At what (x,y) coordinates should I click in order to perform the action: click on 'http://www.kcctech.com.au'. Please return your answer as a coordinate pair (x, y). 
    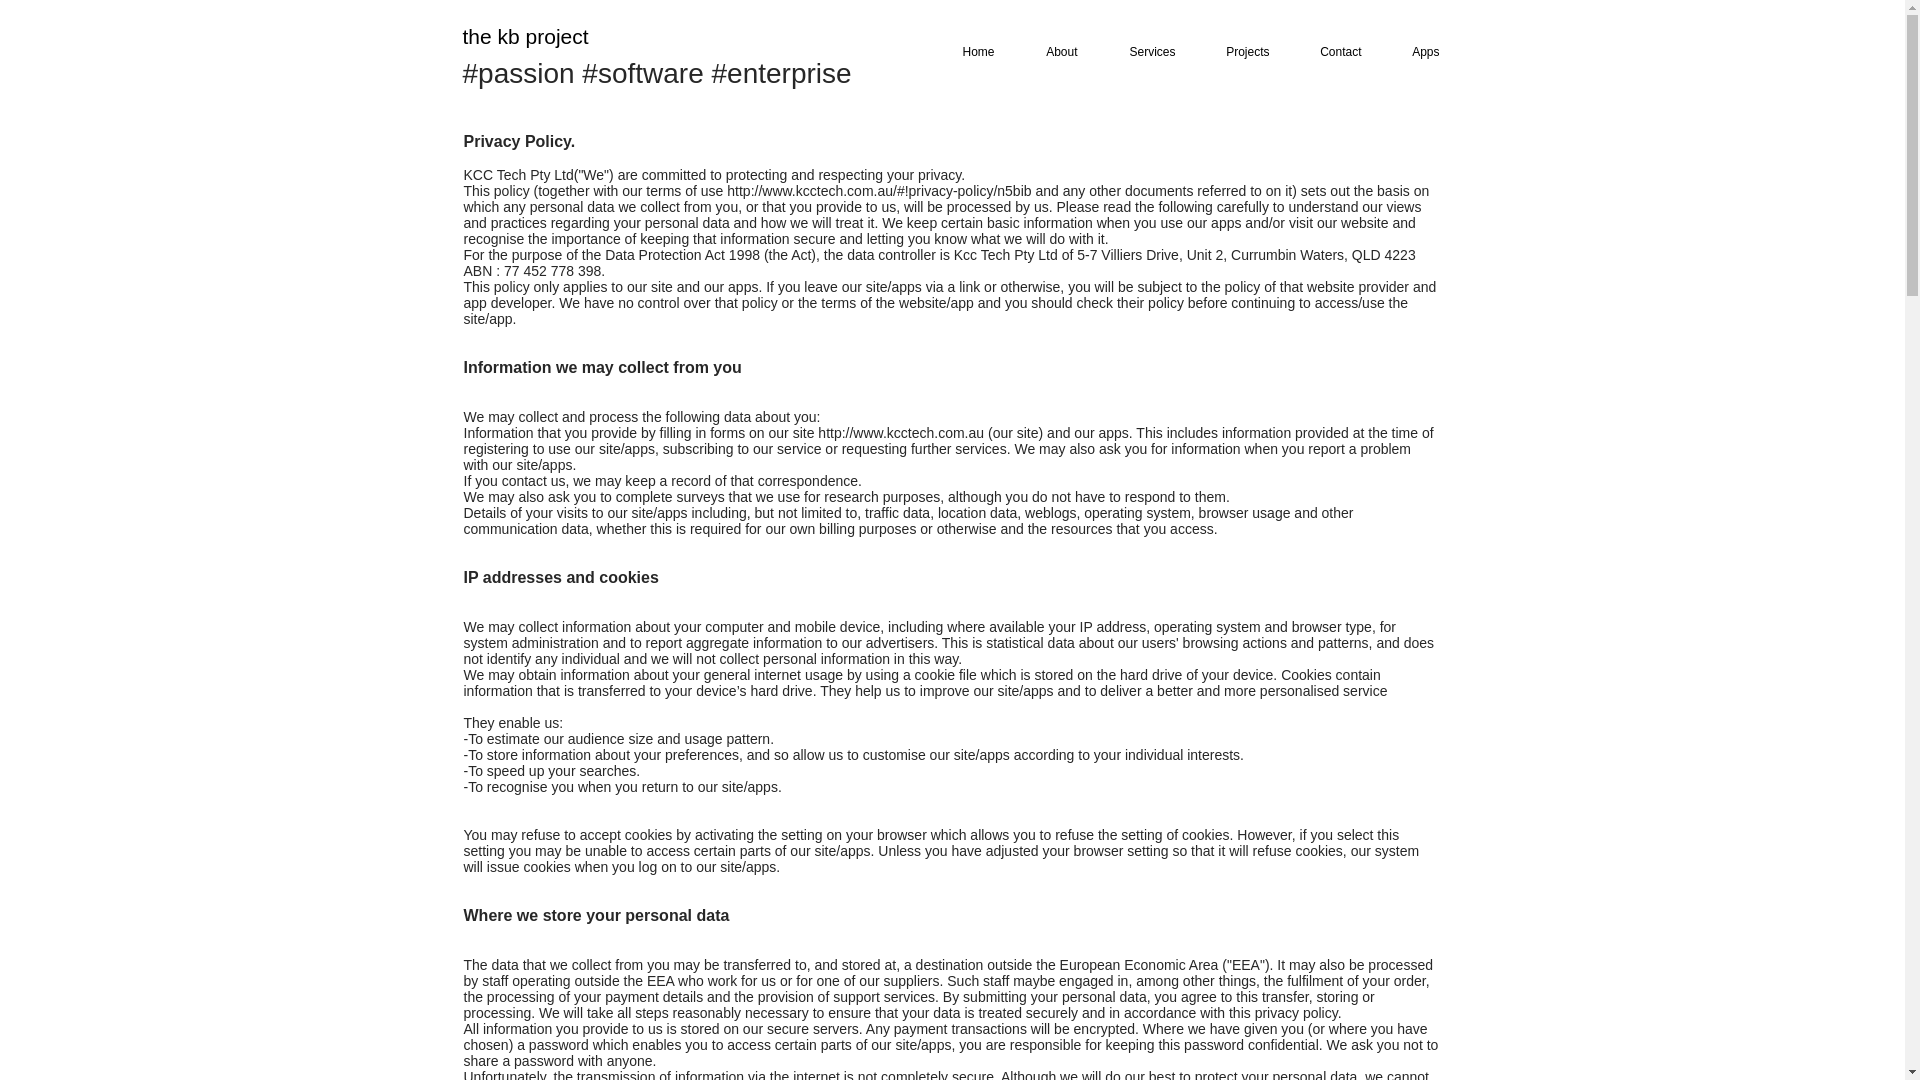
    Looking at the image, I should click on (900, 431).